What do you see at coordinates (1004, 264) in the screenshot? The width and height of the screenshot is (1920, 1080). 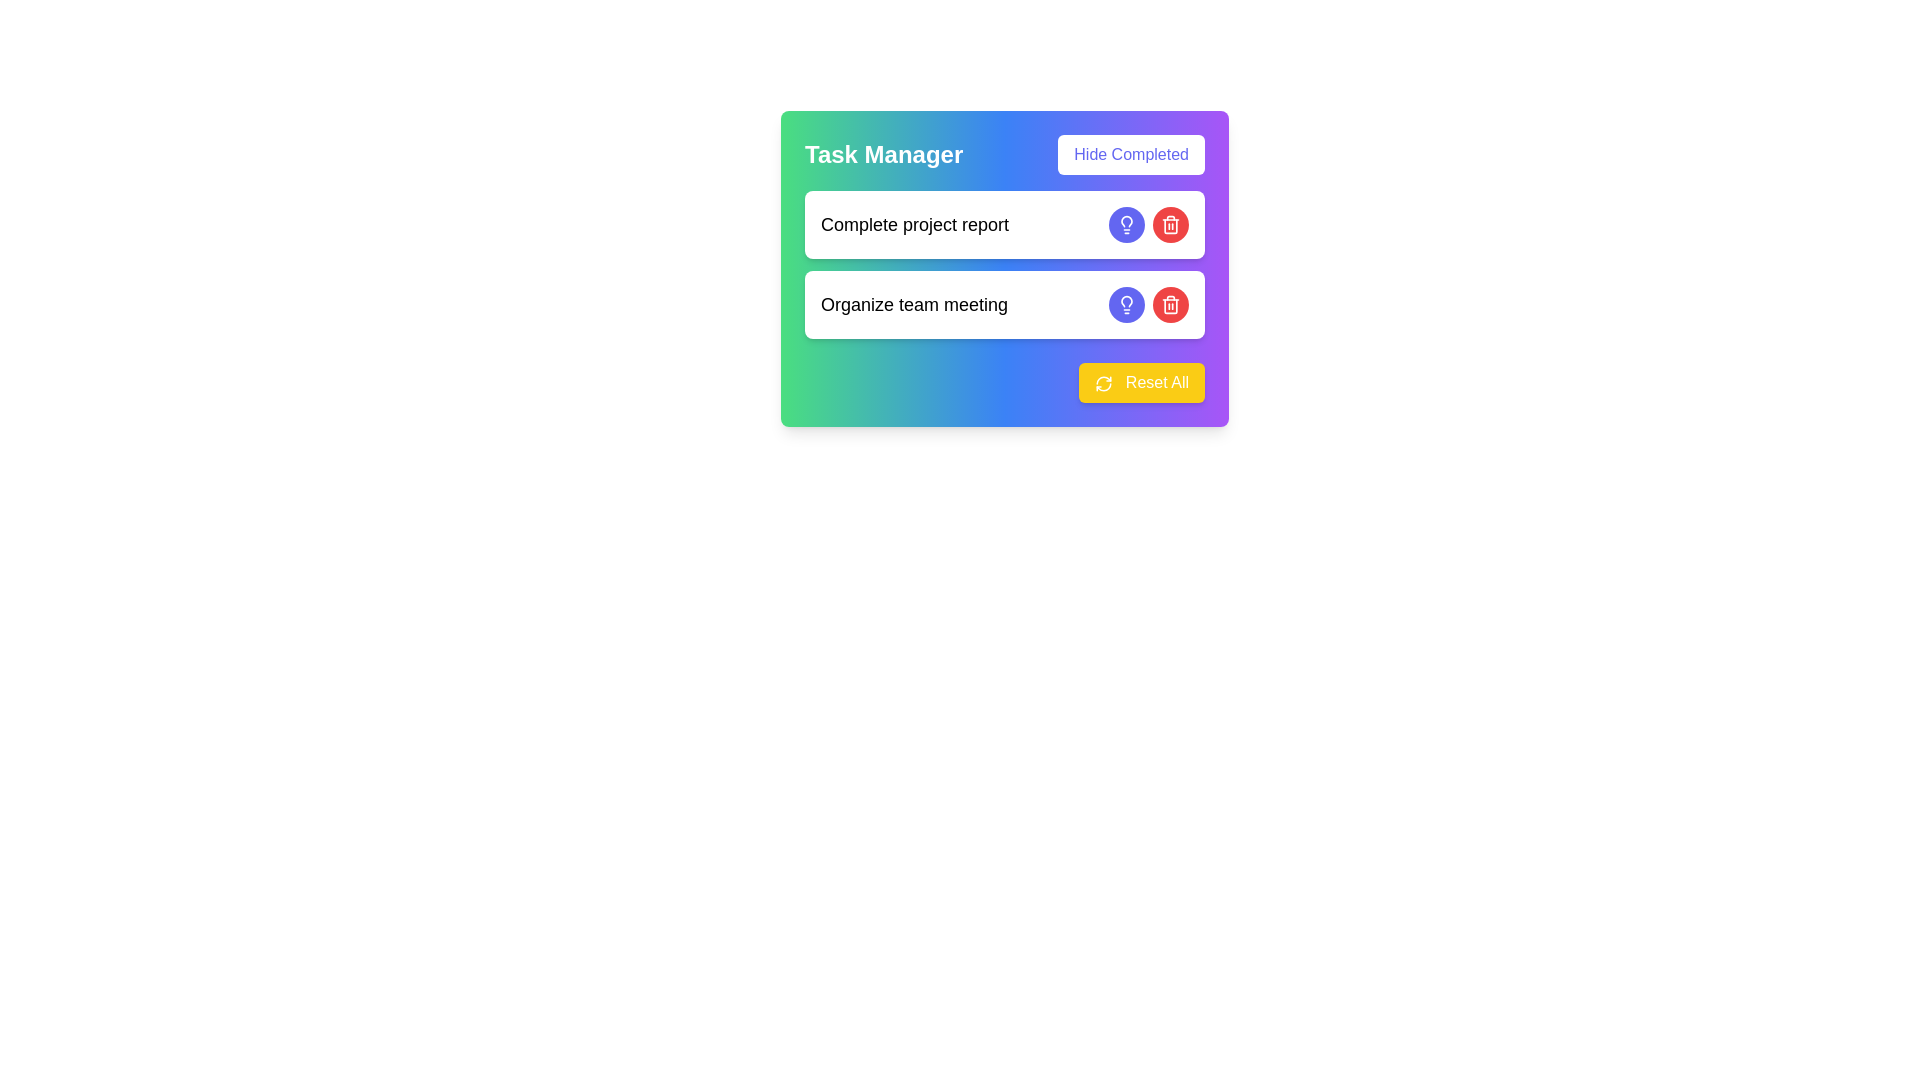 I see `the text 'Complete project report' in the task list` at bounding box center [1004, 264].